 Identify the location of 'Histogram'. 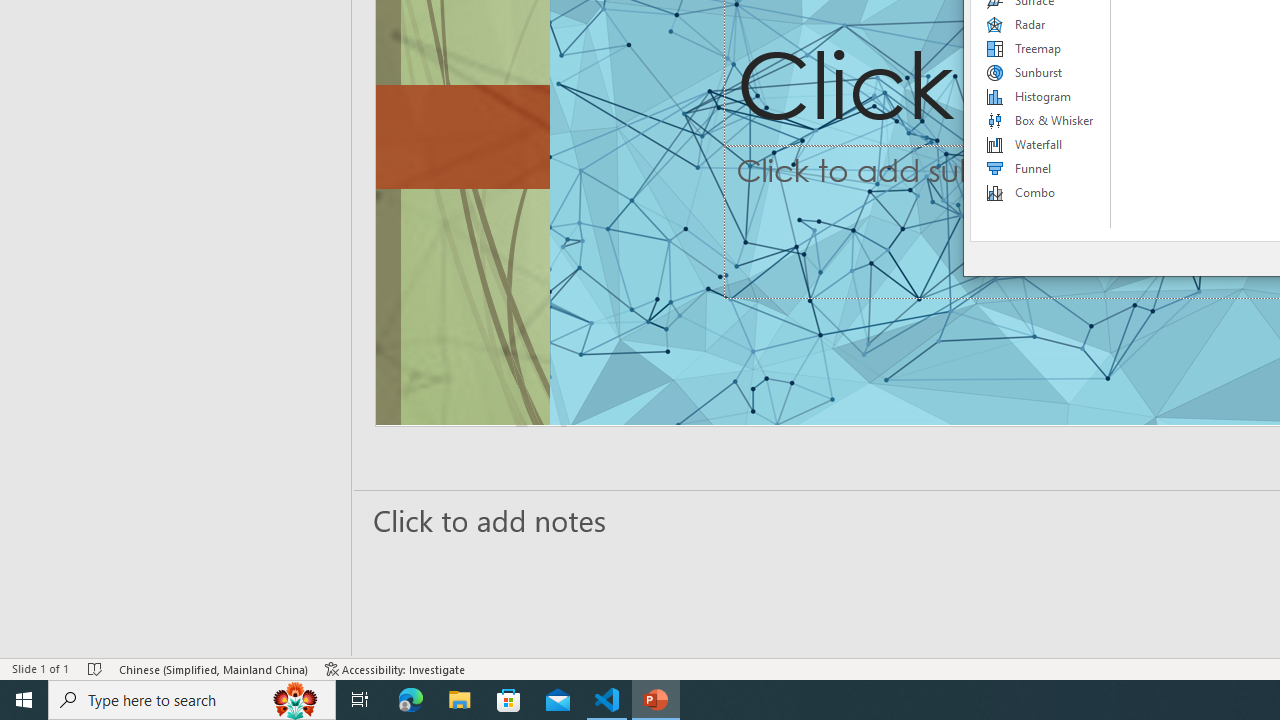
(1040, 96).